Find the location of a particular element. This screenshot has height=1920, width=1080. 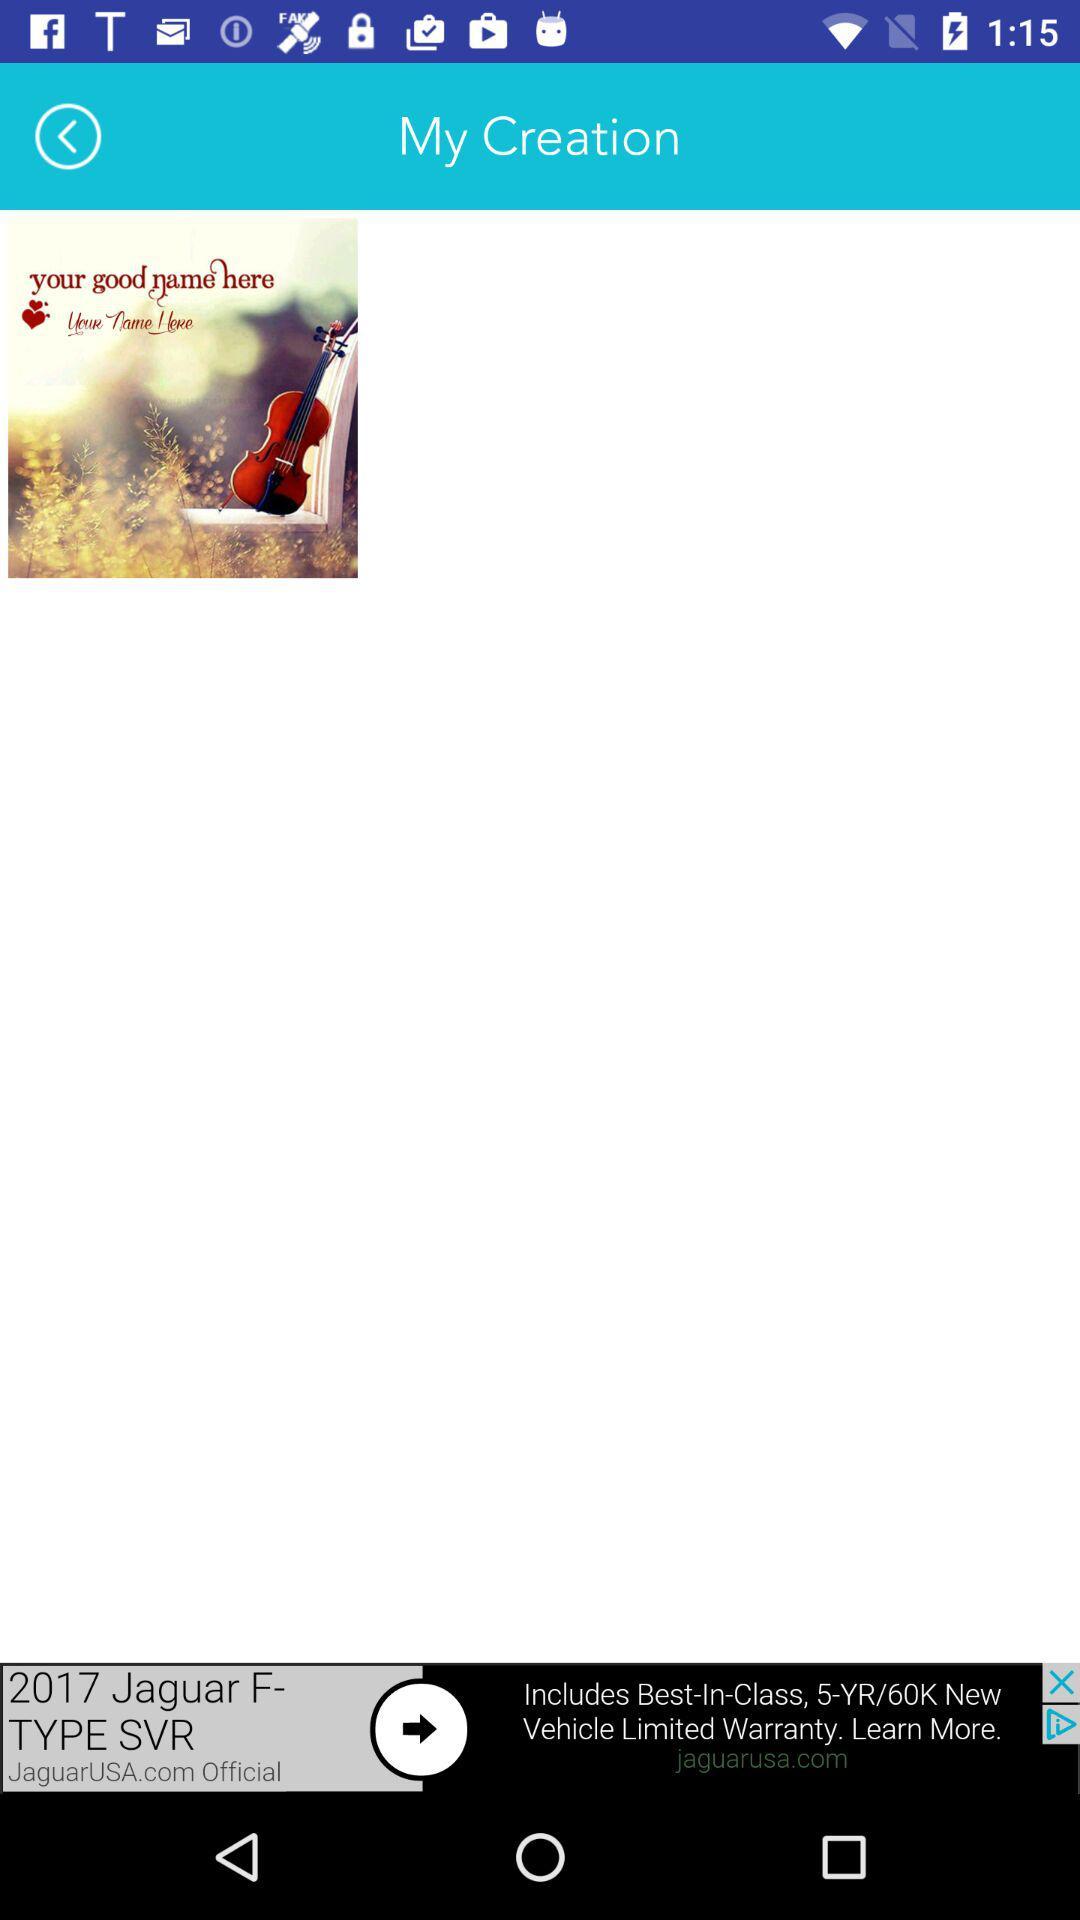

clickable advertisement is located at coordinates (540, 1727).